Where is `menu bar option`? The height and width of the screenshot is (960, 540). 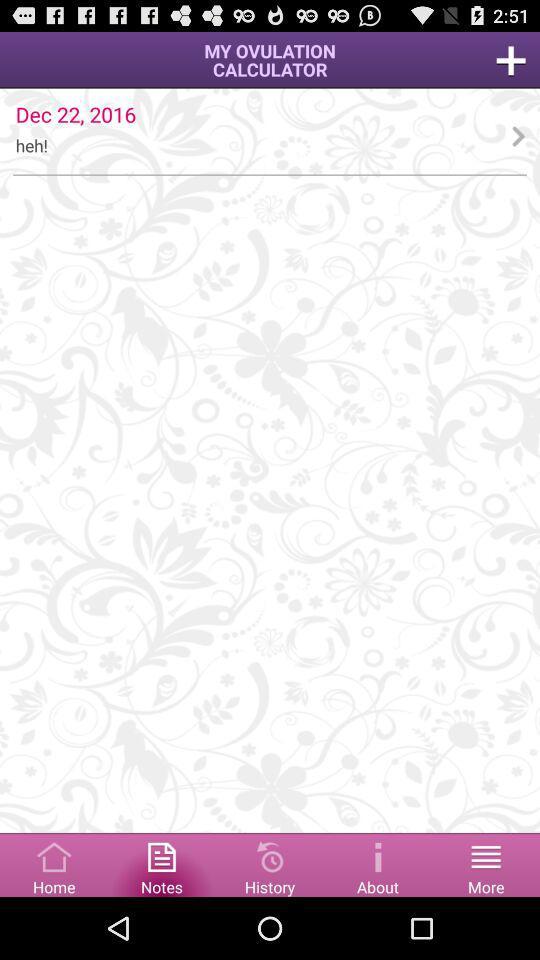
menu bar option is located at coordinates (485, 863).